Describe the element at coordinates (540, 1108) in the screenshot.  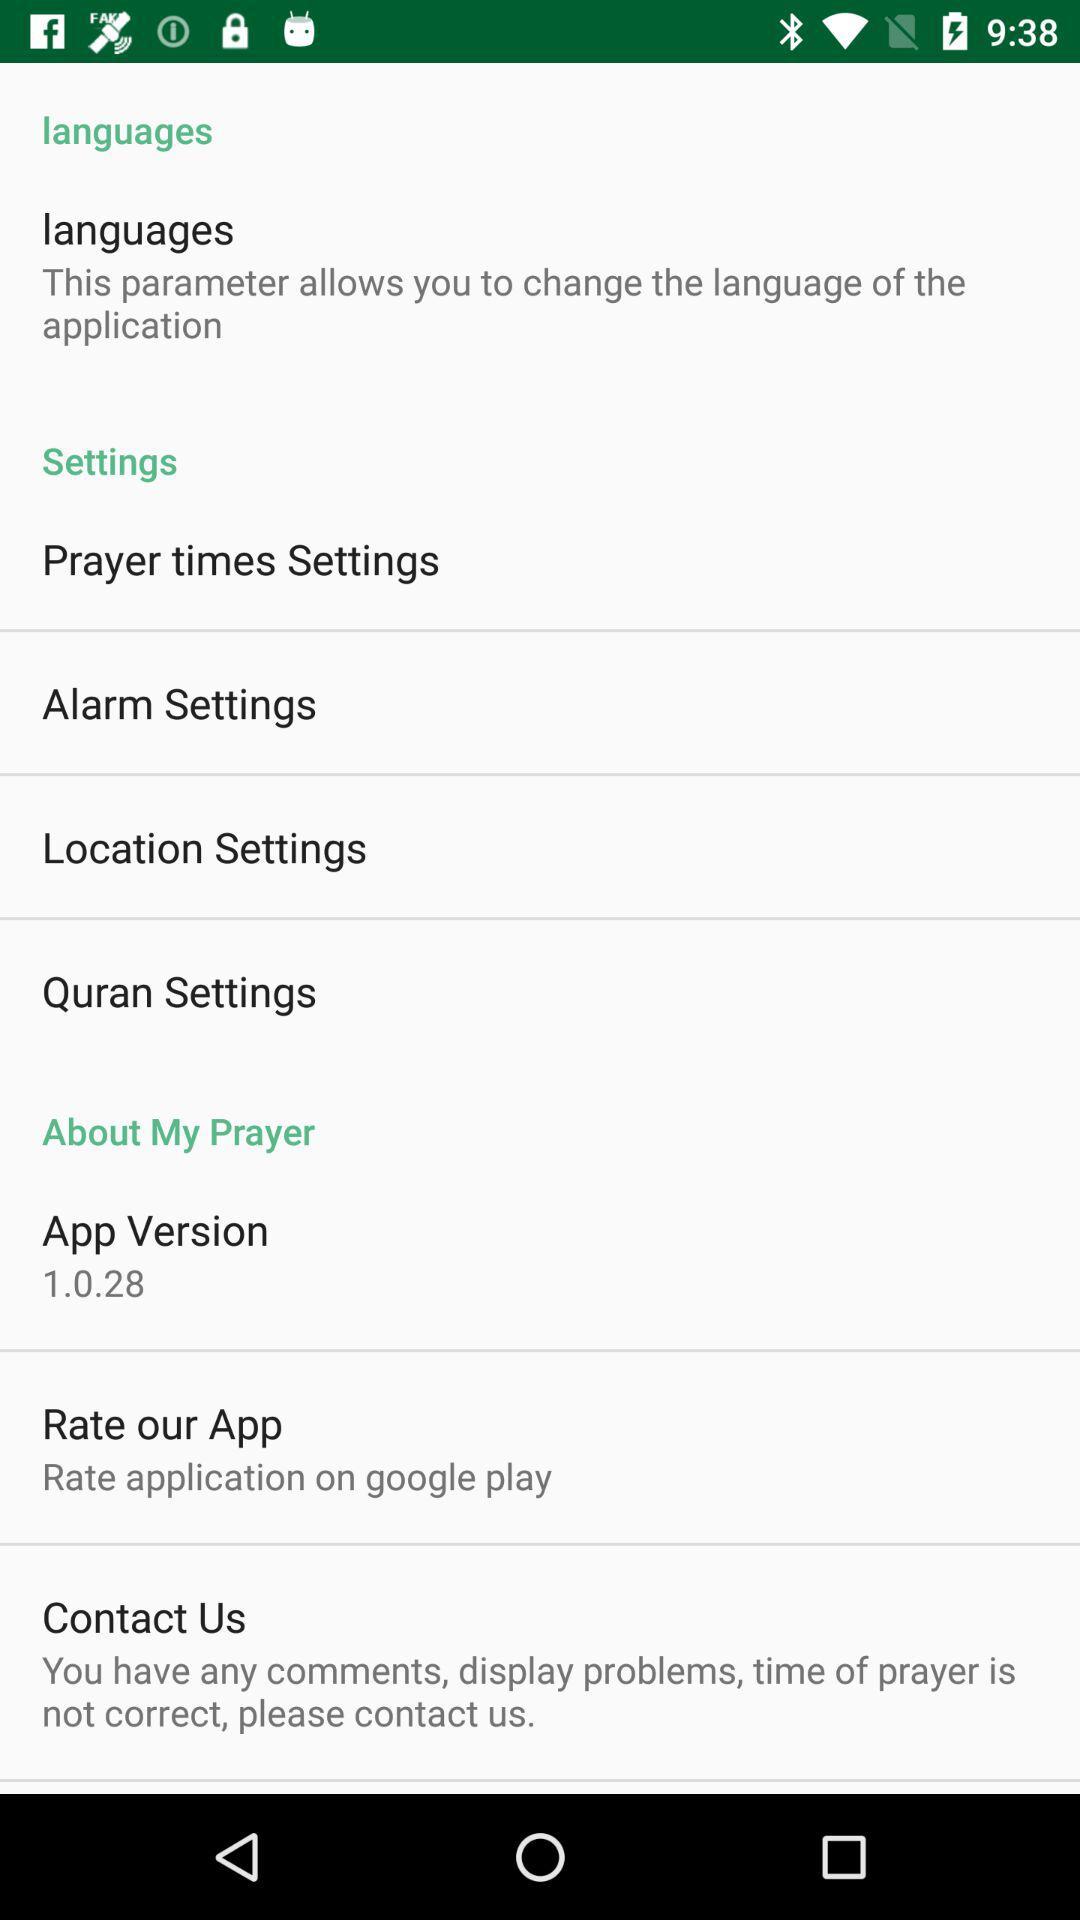
I see `the icon below quran settings icon` at that location.